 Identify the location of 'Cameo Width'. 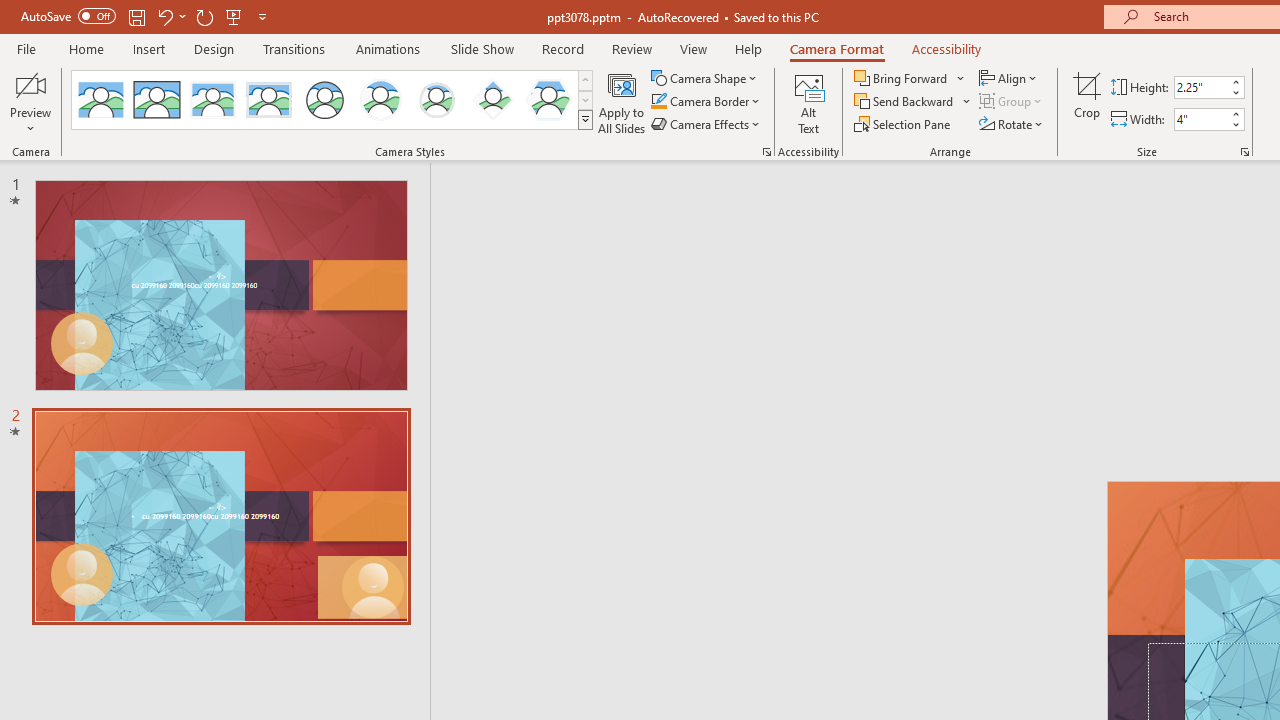
(1200, 119).